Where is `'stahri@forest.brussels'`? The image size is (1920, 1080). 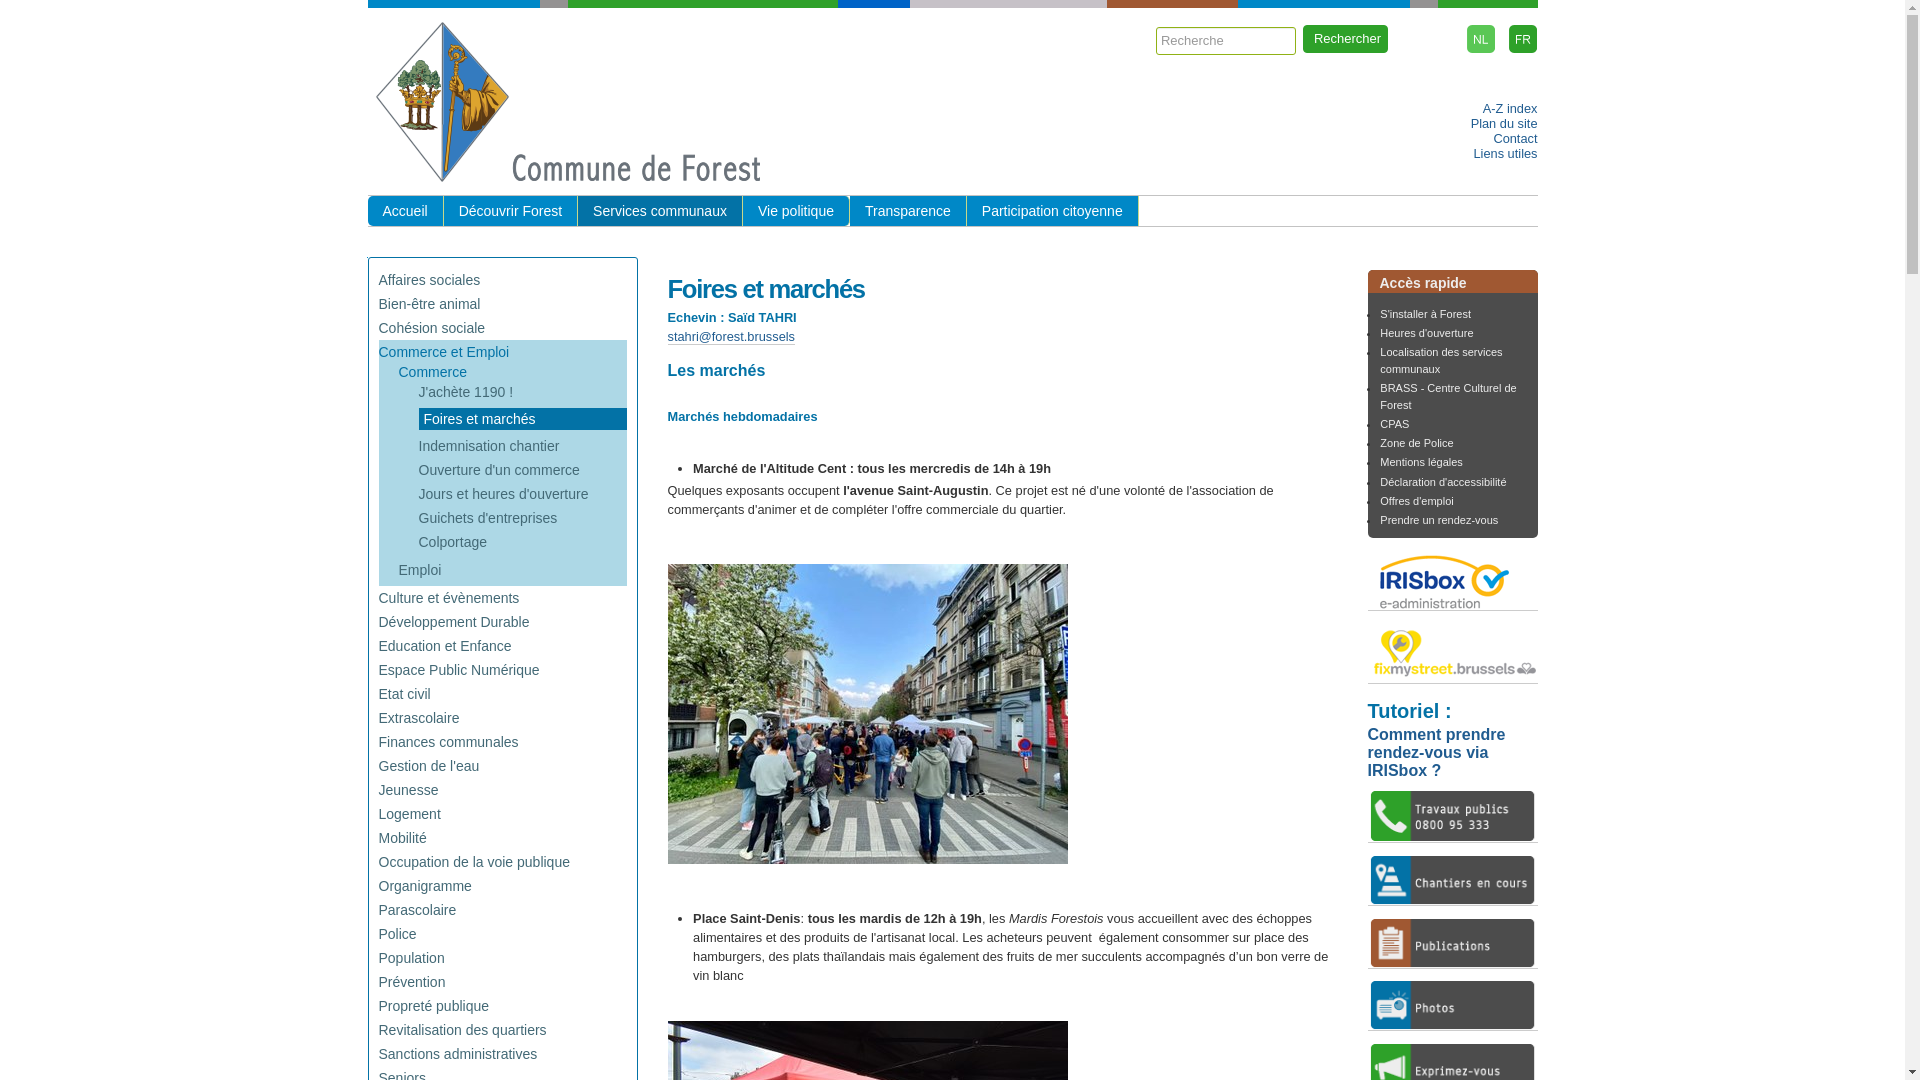
'stahri@forest.brussels' is located at coordinates (667, 335).